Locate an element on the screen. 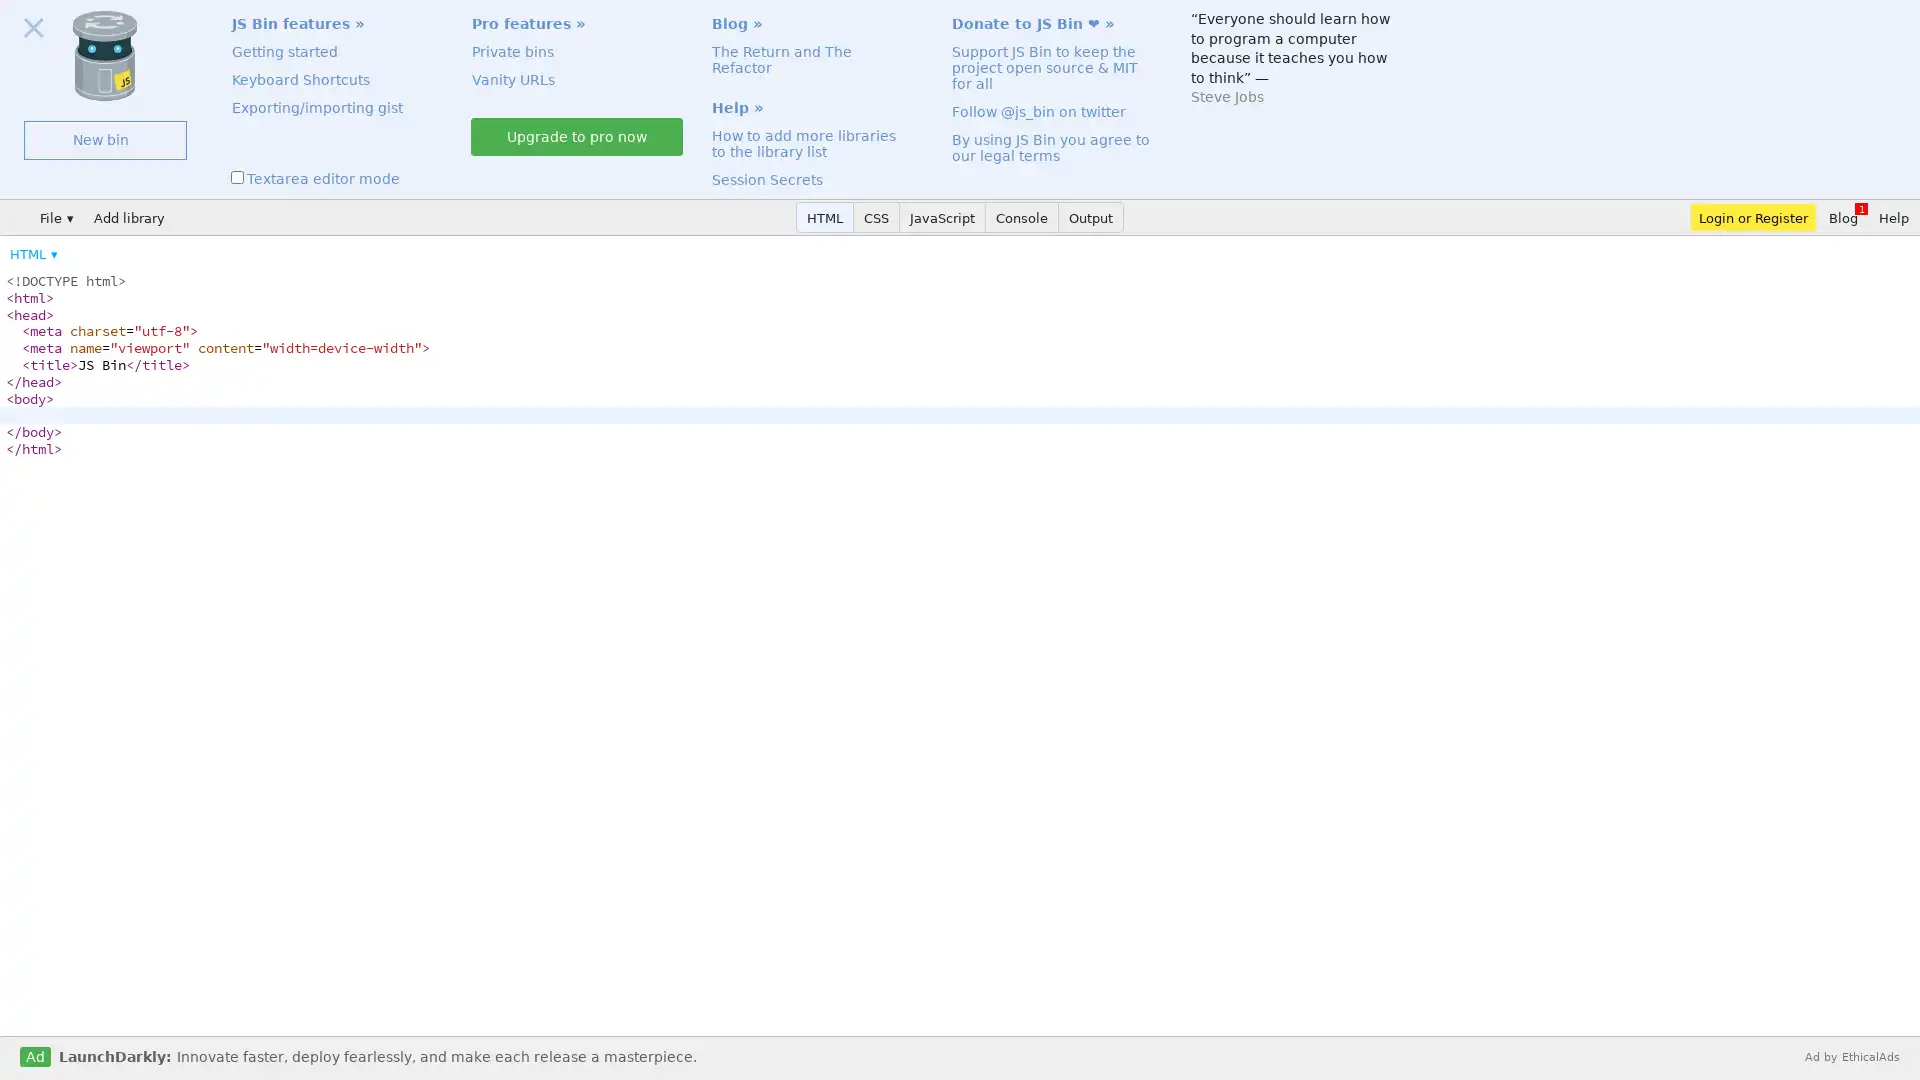  Output Panel: Inactive is located at coordinates (1090, 217).